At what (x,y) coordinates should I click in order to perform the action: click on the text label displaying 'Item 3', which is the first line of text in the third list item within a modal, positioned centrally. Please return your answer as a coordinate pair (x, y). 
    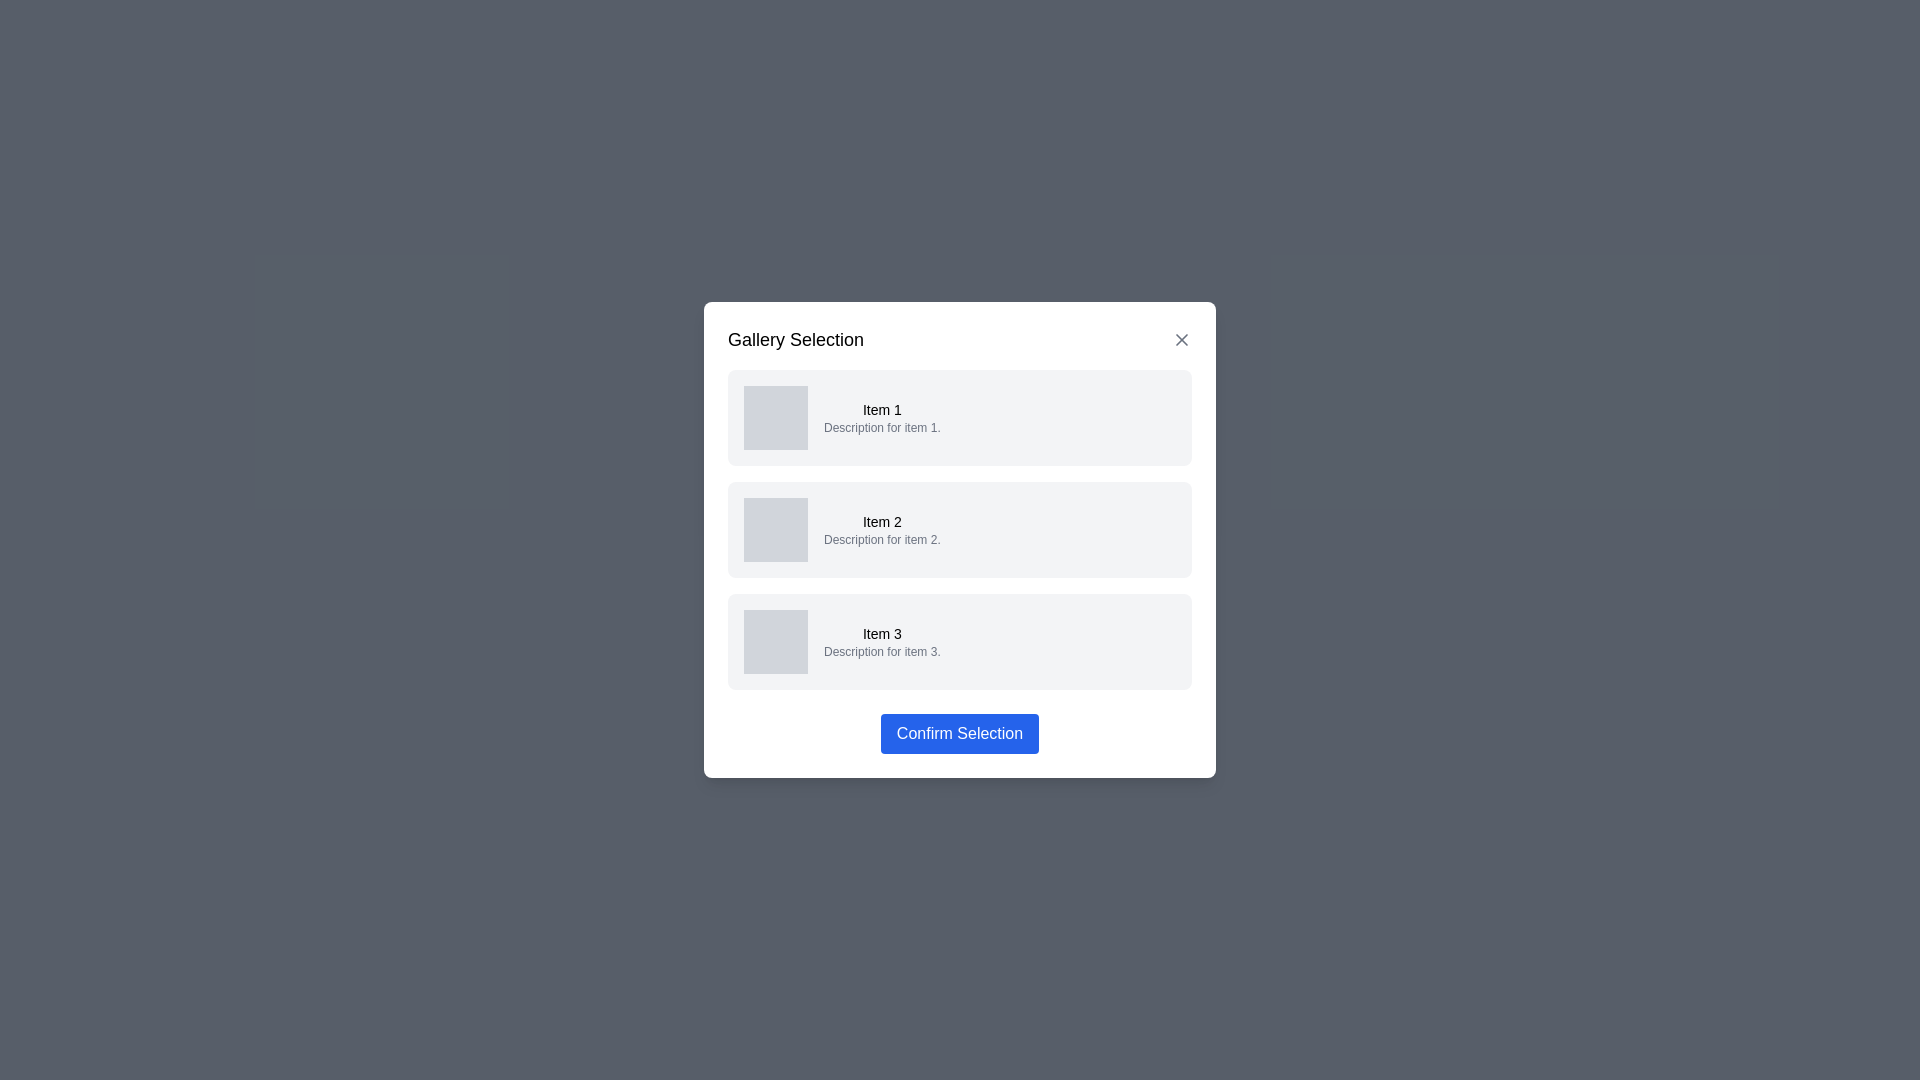
    Looking at the image, I should click on (881, 633).